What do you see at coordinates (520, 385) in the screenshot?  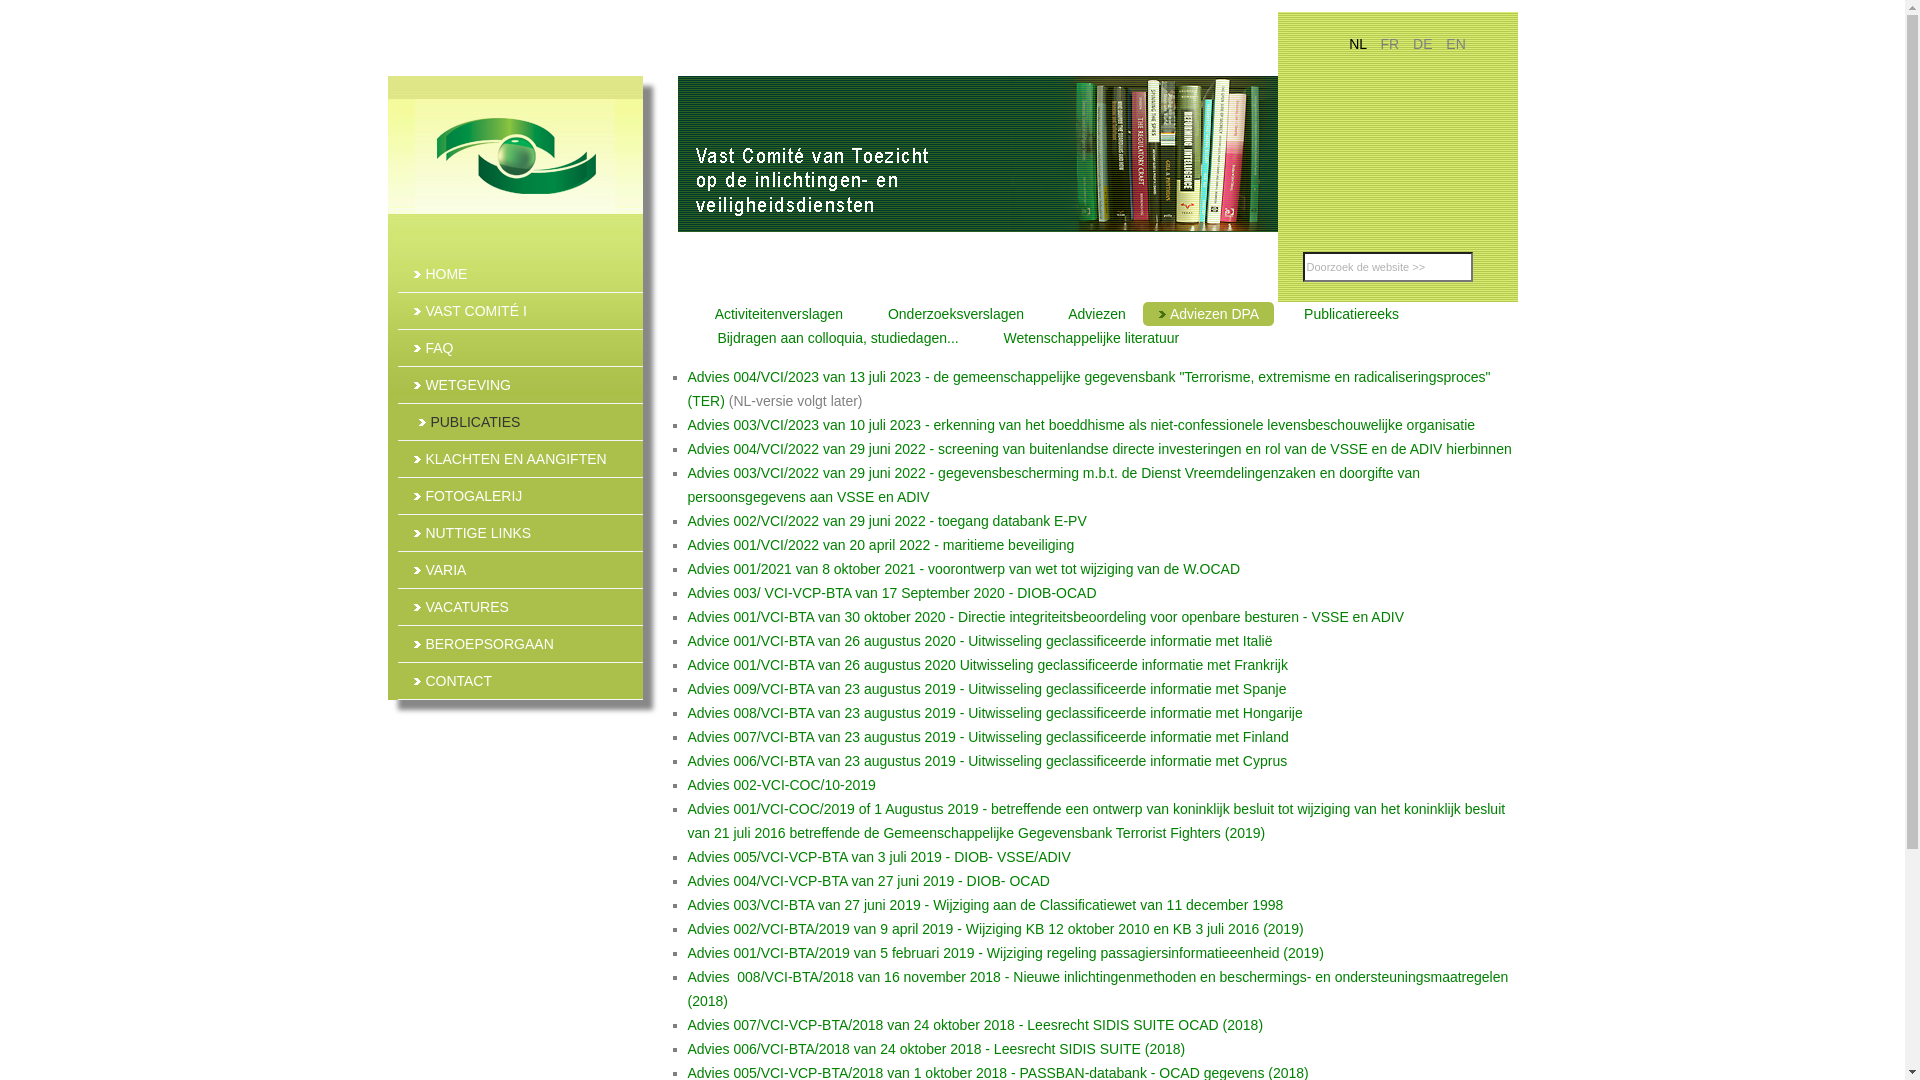 I see `'WETGEVING'` at bounding box center [520, 385].